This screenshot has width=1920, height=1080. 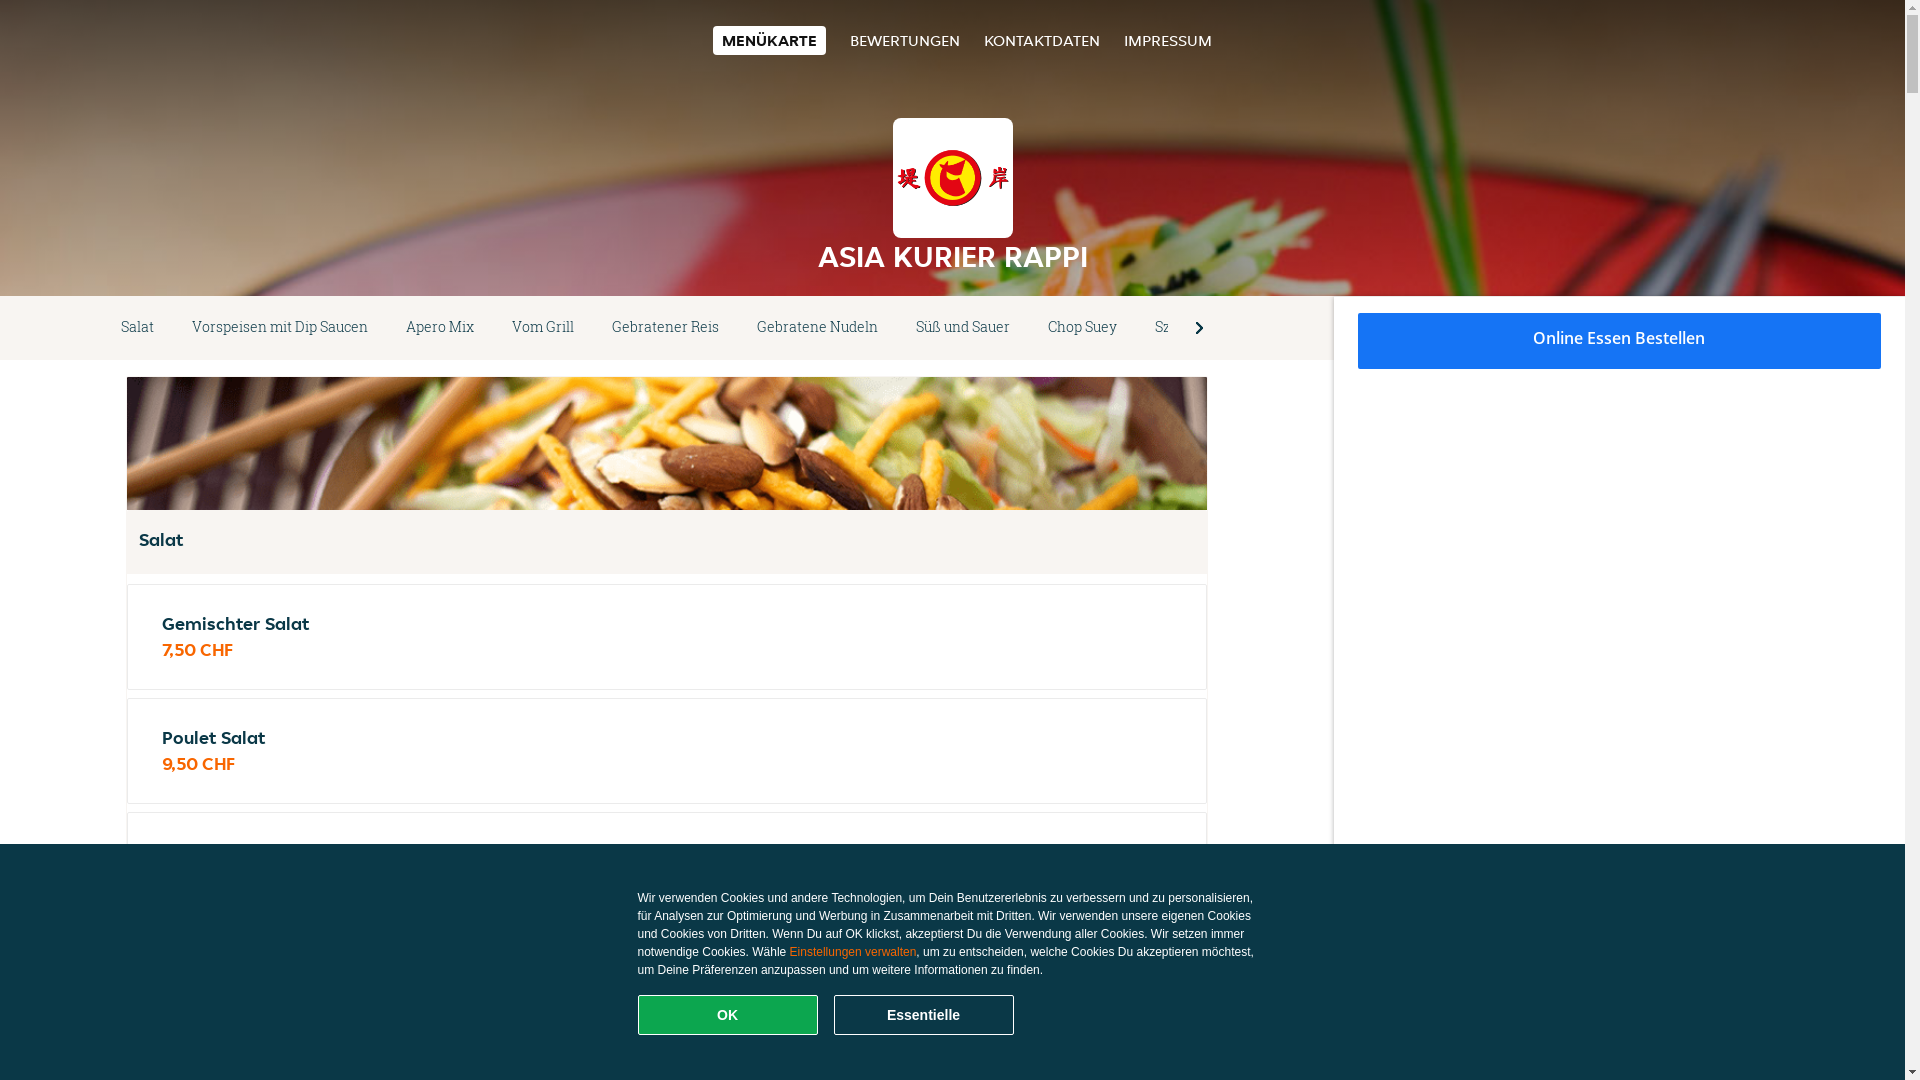 What do you see at coordinates (1081, 326) in the screenshot?
I see `'Chop Suey'` at bounding box center [1081, 326].